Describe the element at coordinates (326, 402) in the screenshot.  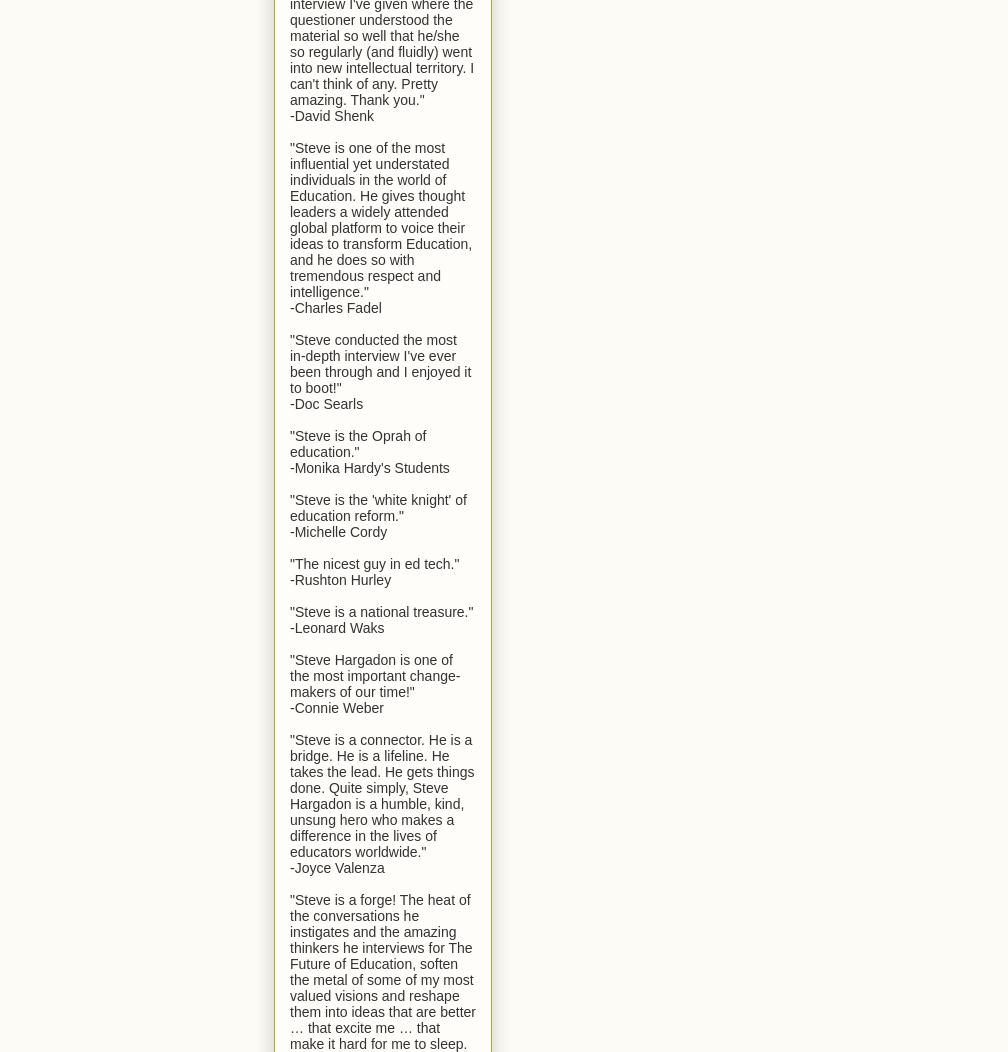
I see `'-Doc Searls'` at that location.